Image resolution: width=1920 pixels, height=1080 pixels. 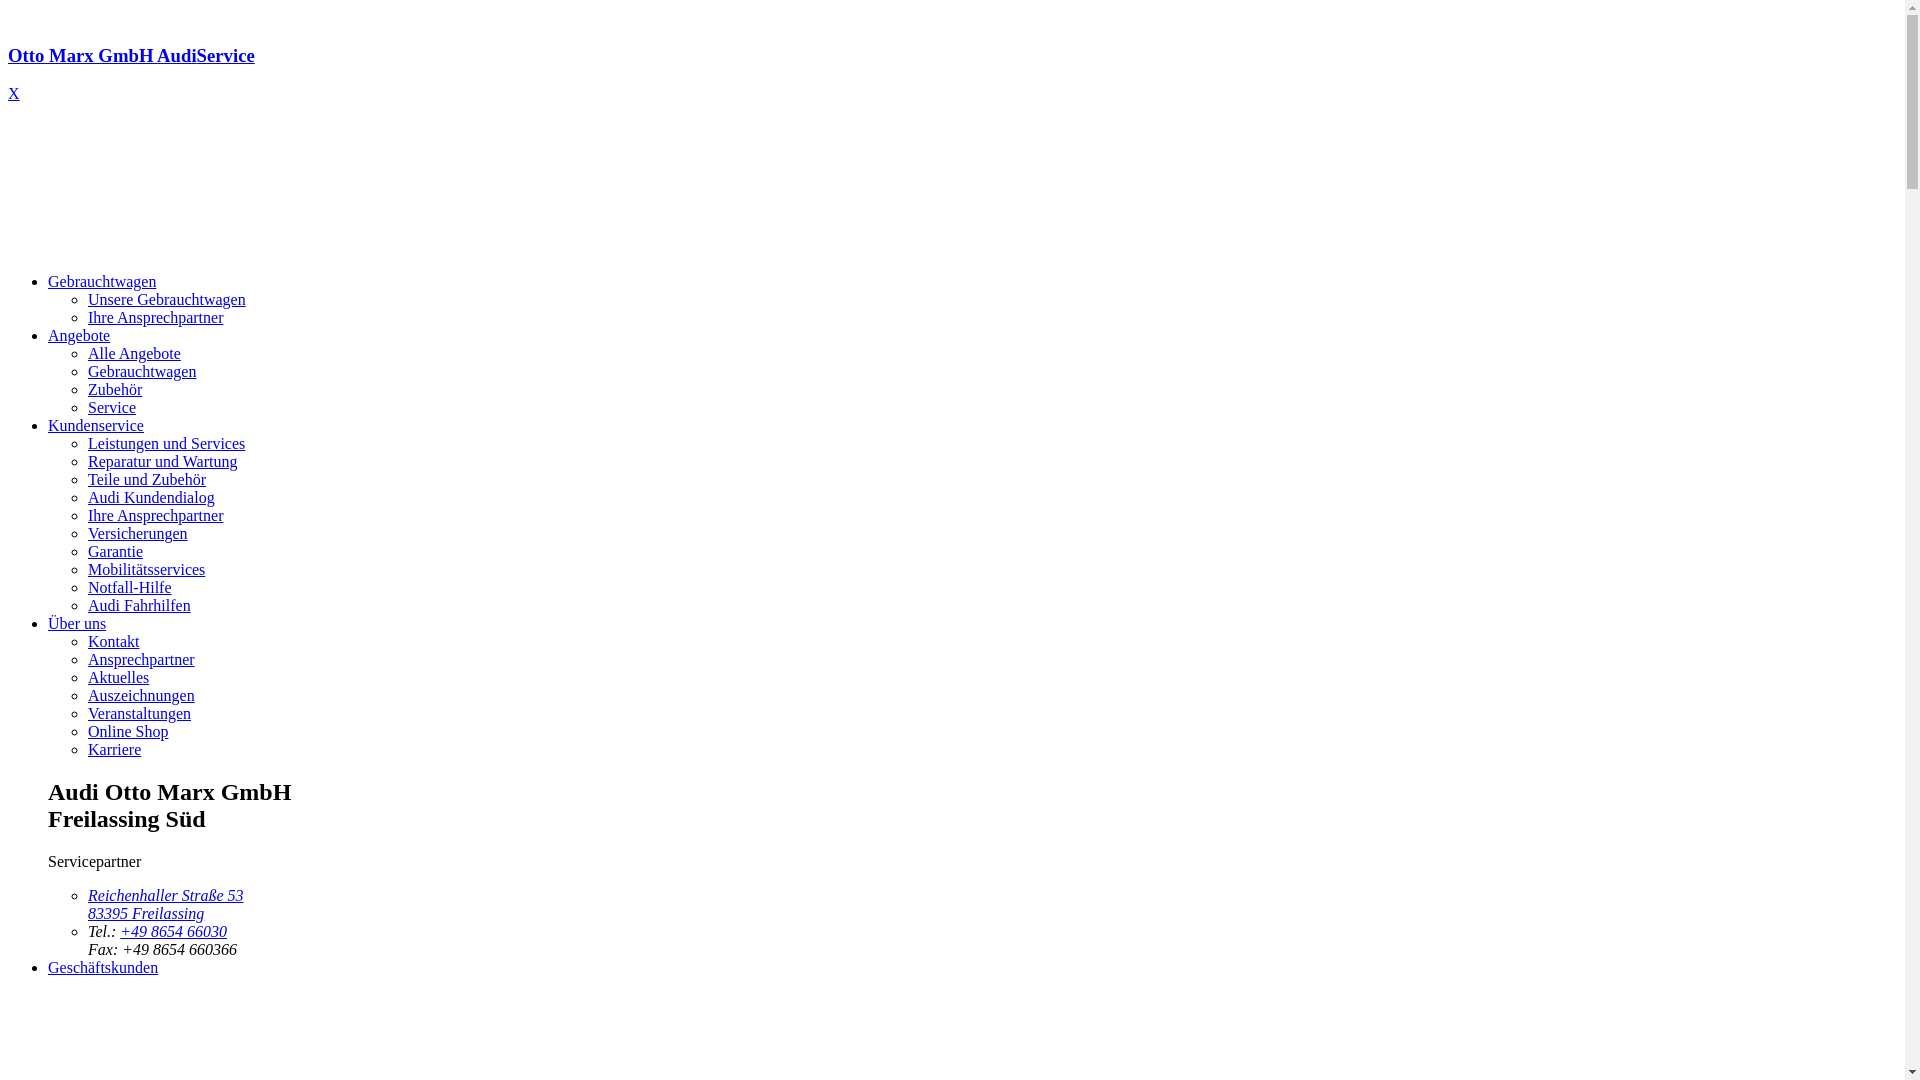 What do you see at coordinates (113, 749) in the screenshot?
I see `'Karriere'` at bounding box center [113, 749].